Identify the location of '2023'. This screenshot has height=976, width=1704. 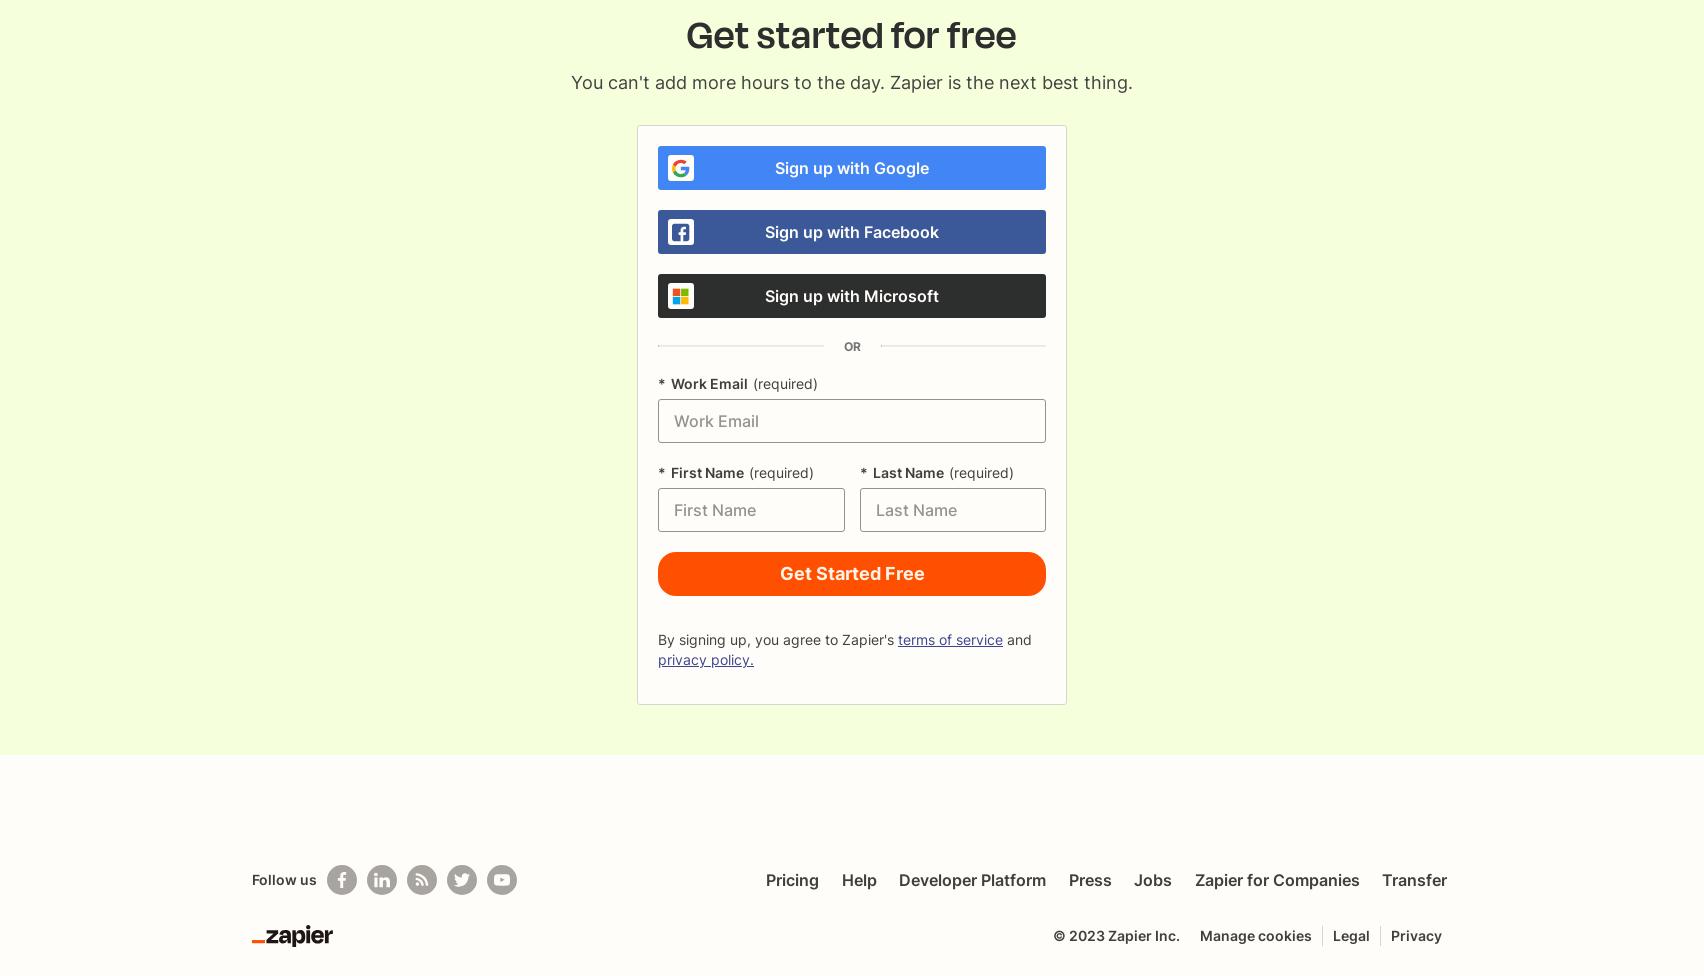
(1085, 934).